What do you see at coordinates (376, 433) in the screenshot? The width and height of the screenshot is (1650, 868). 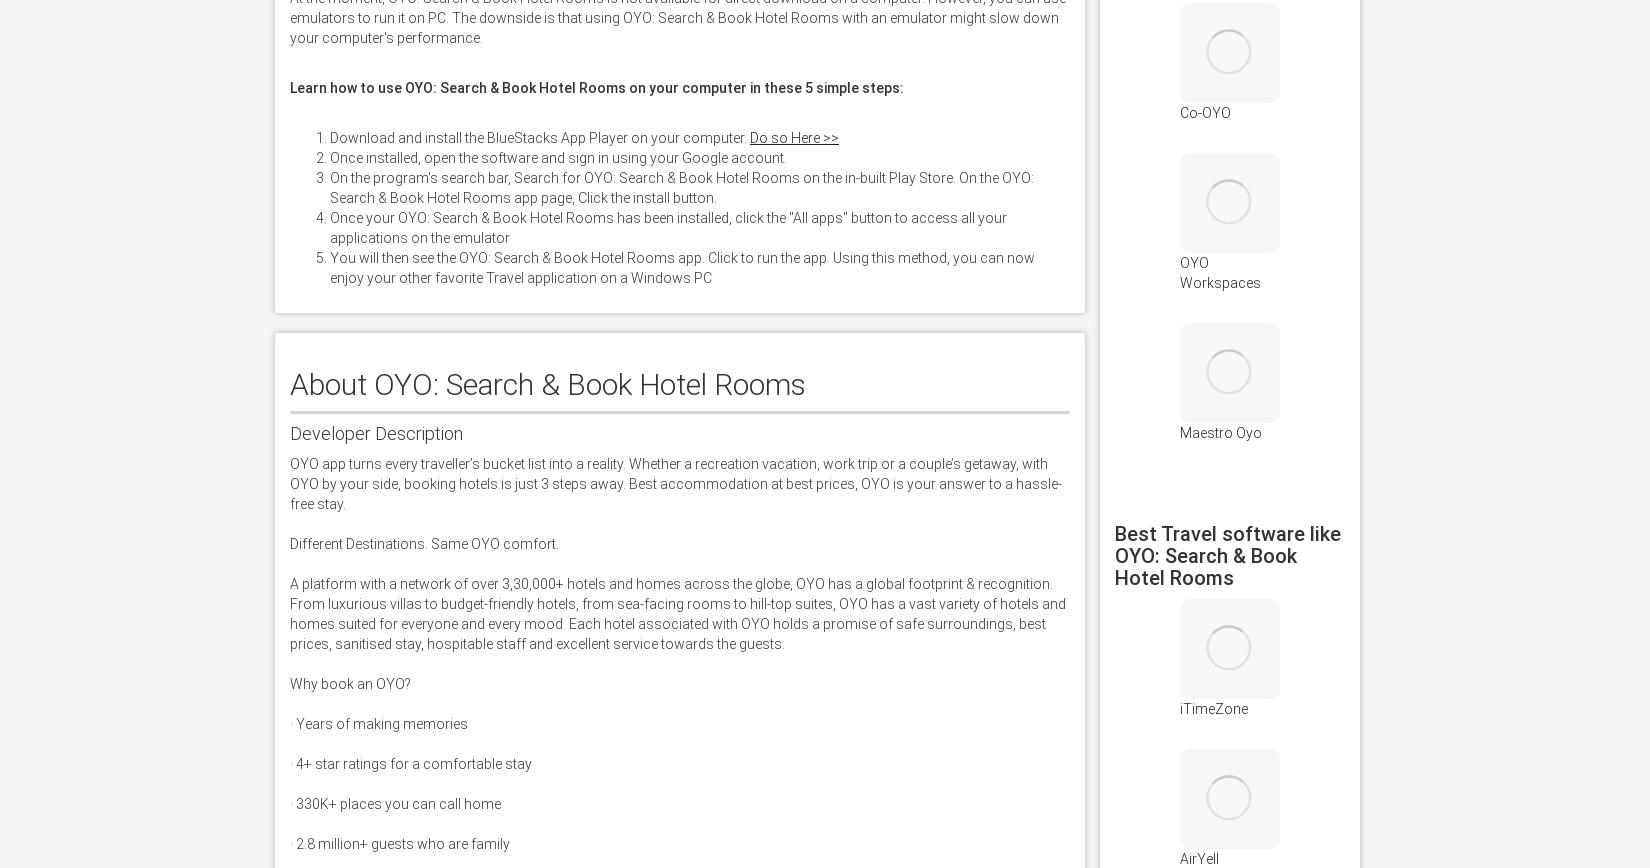 I see `'Developer Description'` at bounding box center [376, 433].